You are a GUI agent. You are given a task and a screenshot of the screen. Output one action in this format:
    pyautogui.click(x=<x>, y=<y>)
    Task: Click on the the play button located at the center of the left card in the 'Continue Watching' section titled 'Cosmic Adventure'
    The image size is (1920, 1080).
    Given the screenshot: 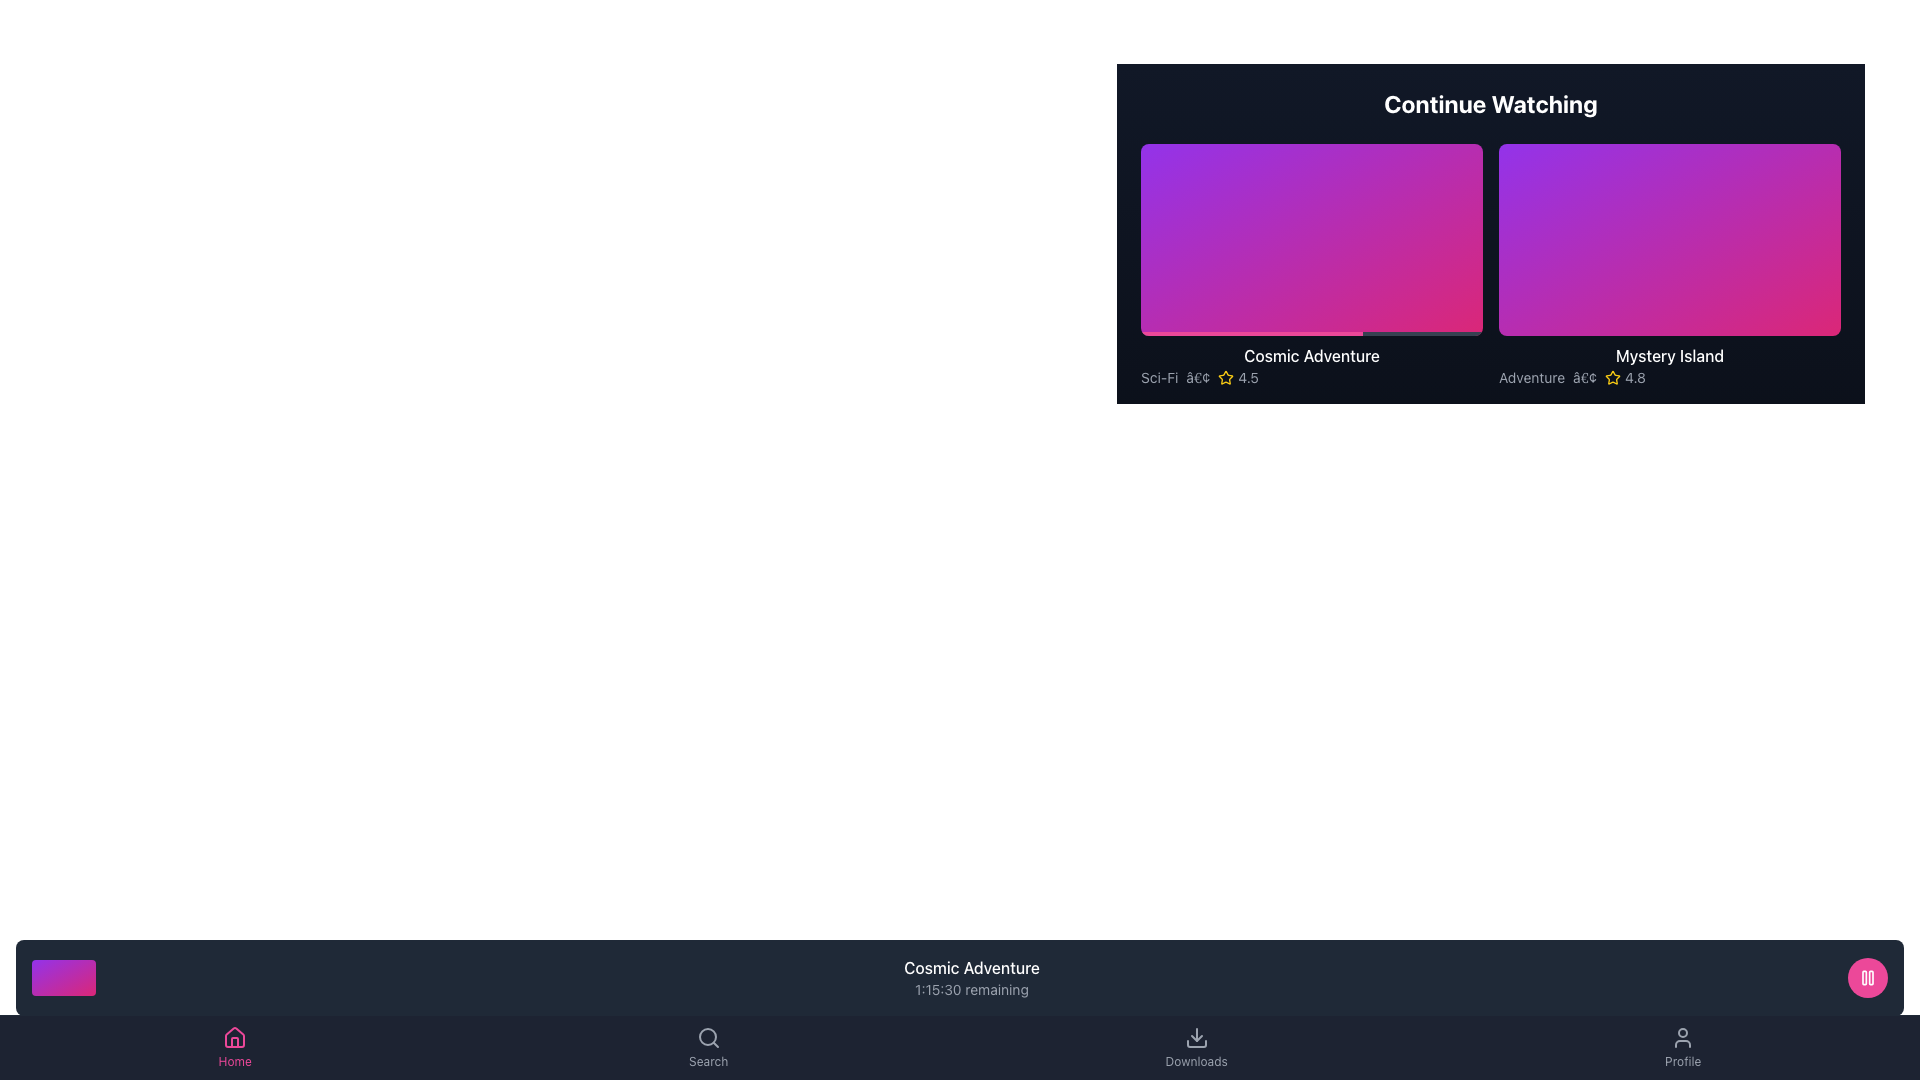 What is the action you would take?
    pyautogui.click(x=1311, y=238)
    